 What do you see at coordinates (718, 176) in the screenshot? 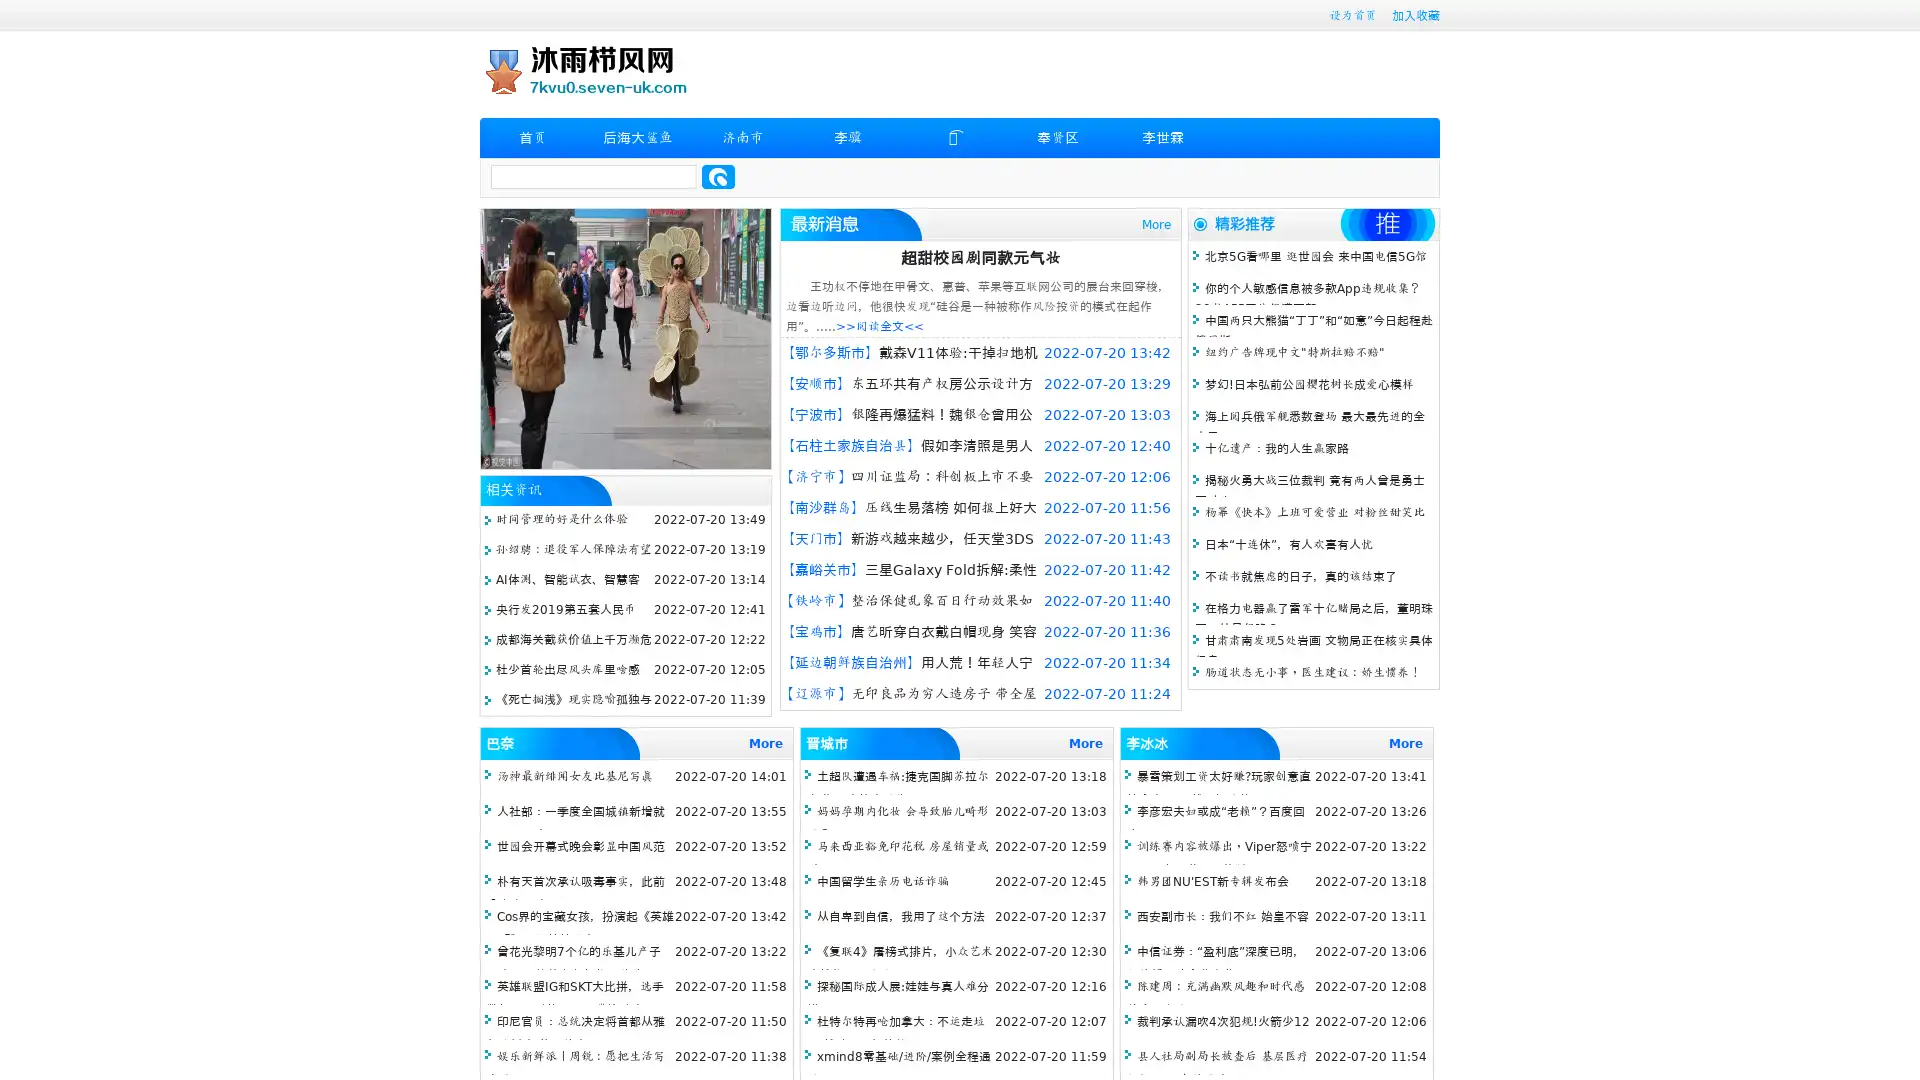
I see `Search` at bounding box center [718, 176].